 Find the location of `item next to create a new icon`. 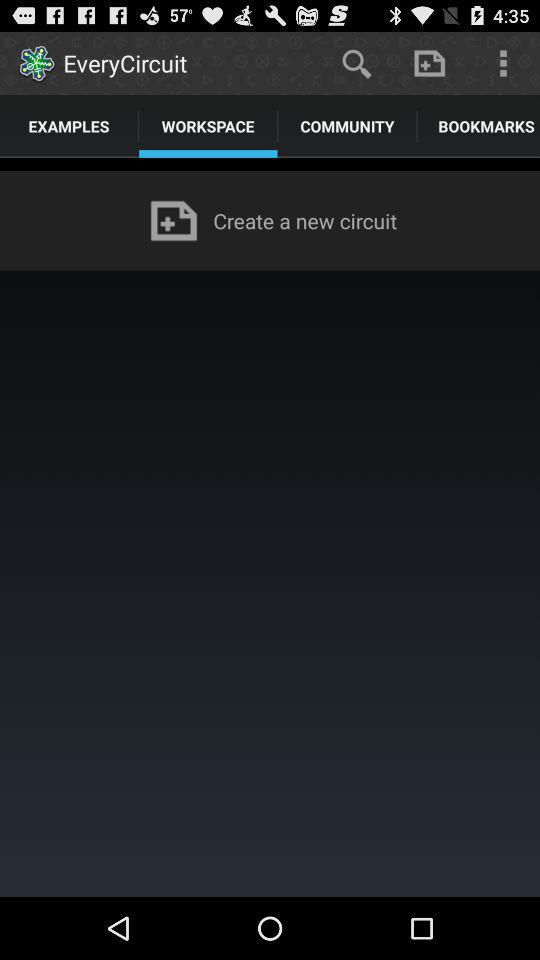

item next to create a new icon is located at coordinates (173, 220).